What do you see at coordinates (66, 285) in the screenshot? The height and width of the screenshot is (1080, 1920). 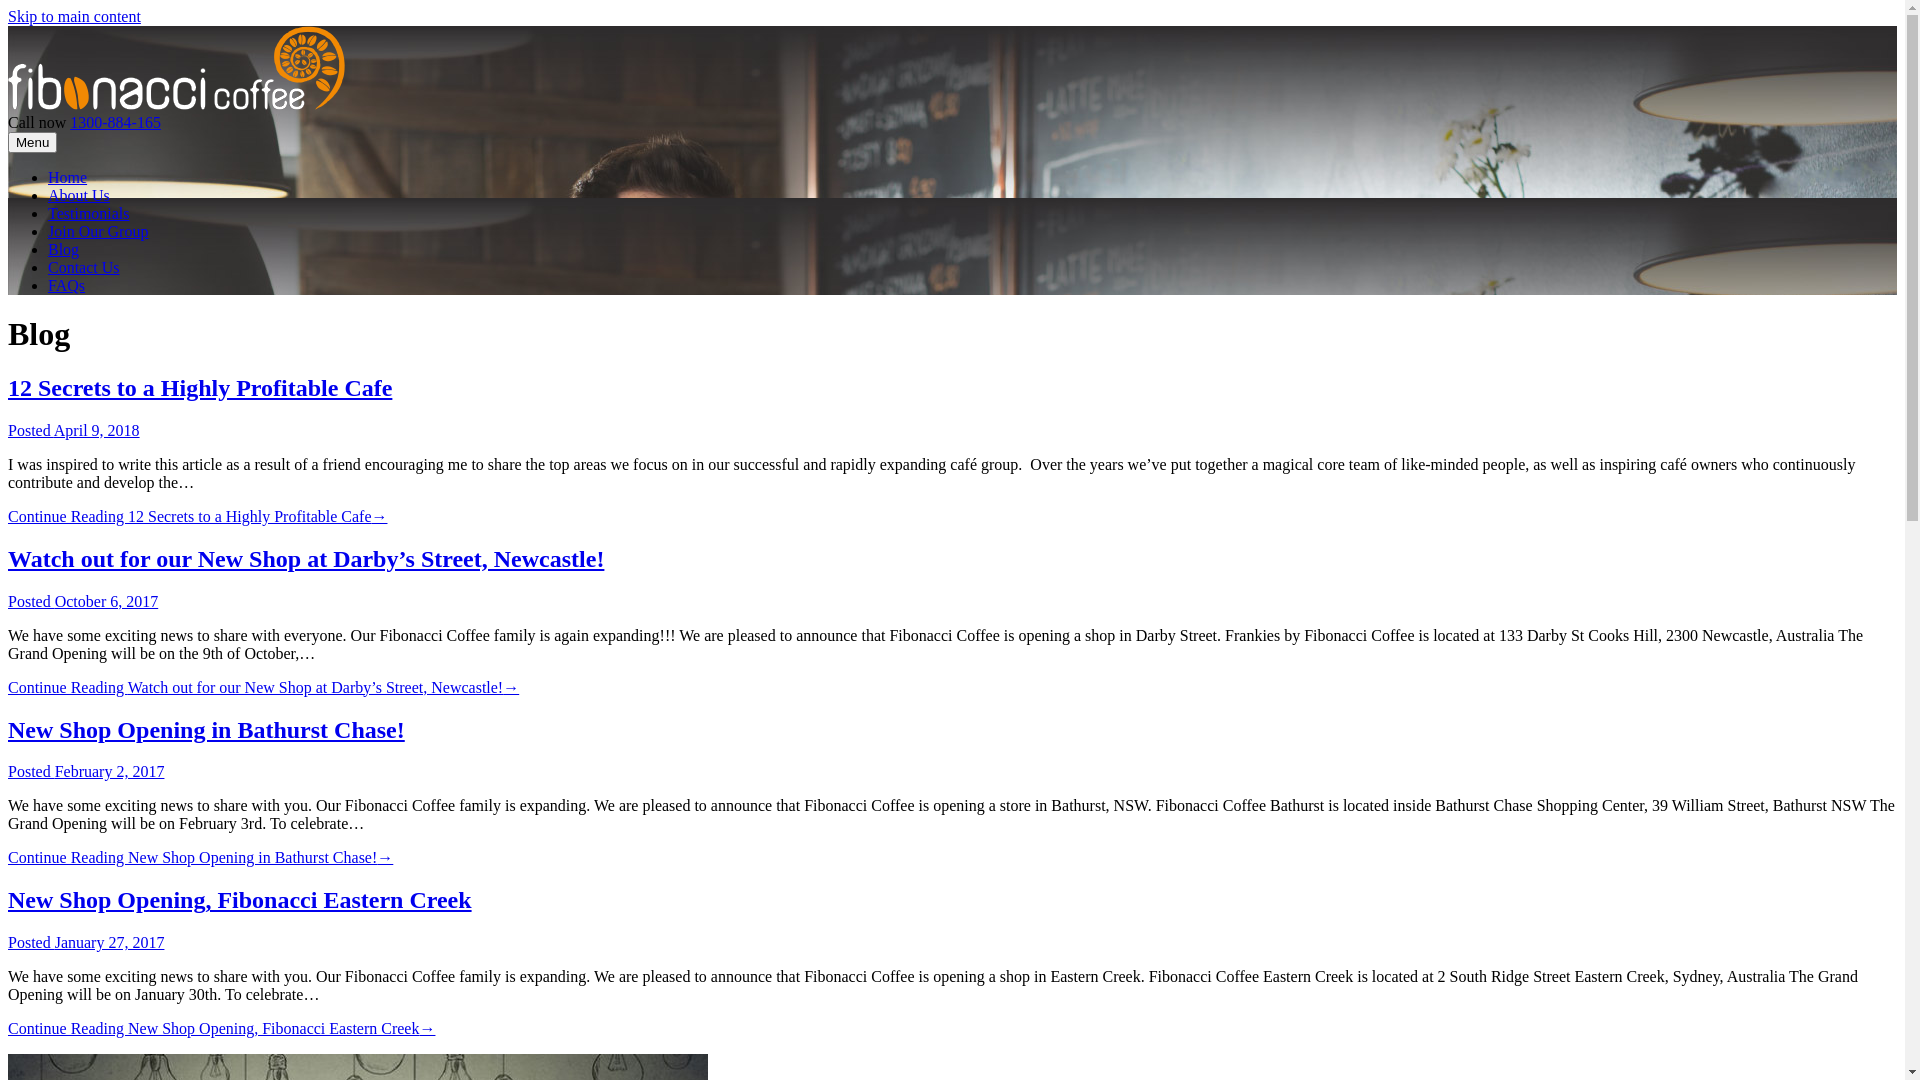 I see `'FAQs'` at bounding box center [66, 285].